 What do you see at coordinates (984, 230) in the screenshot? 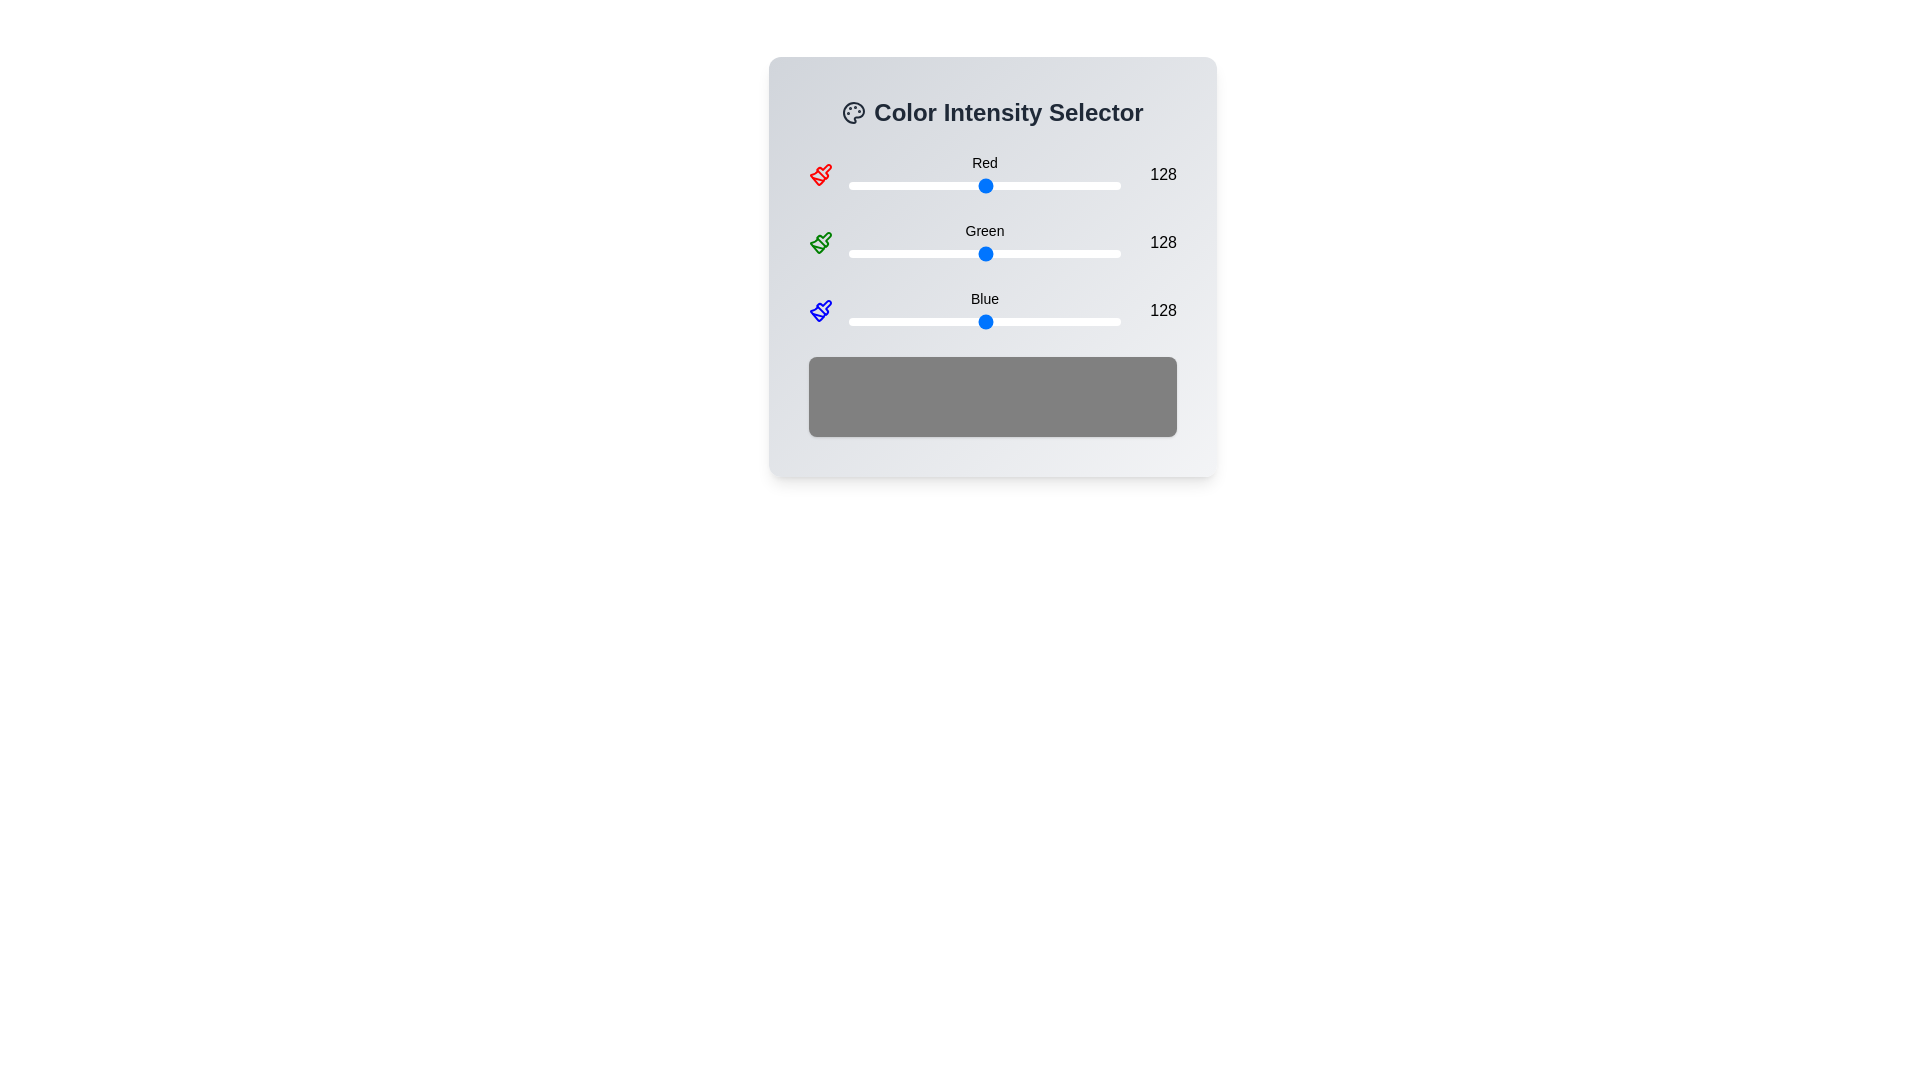
I see `the label that indicates the intensity of the green color channel, located centrally in the second row of the 'Color Intensity Selector' interface, between a green icon and the numeric value '128'` at bounding box center [984, 230].